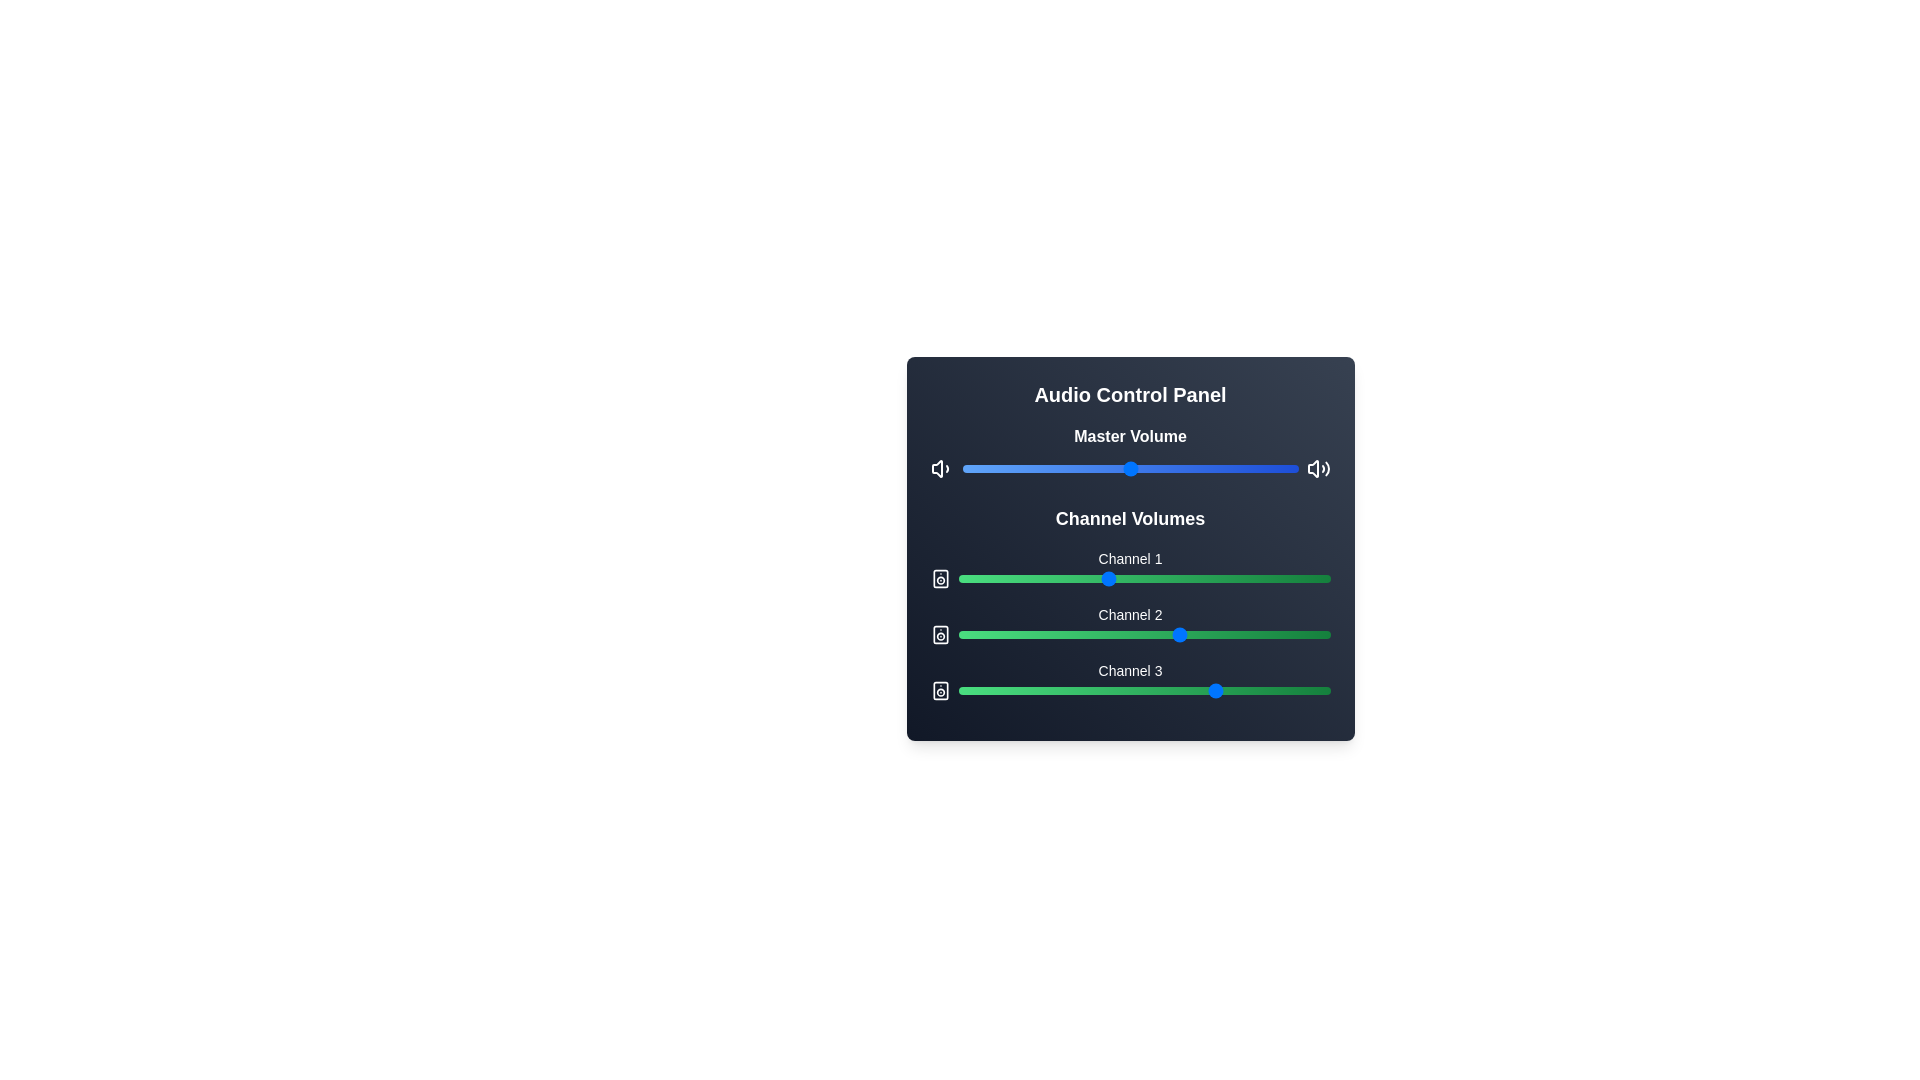 The width and height of the screenshot is (1920, 1080). Describe the element at coordinates (1029, 578) in the screenshot. I see `the slider value` at that location.